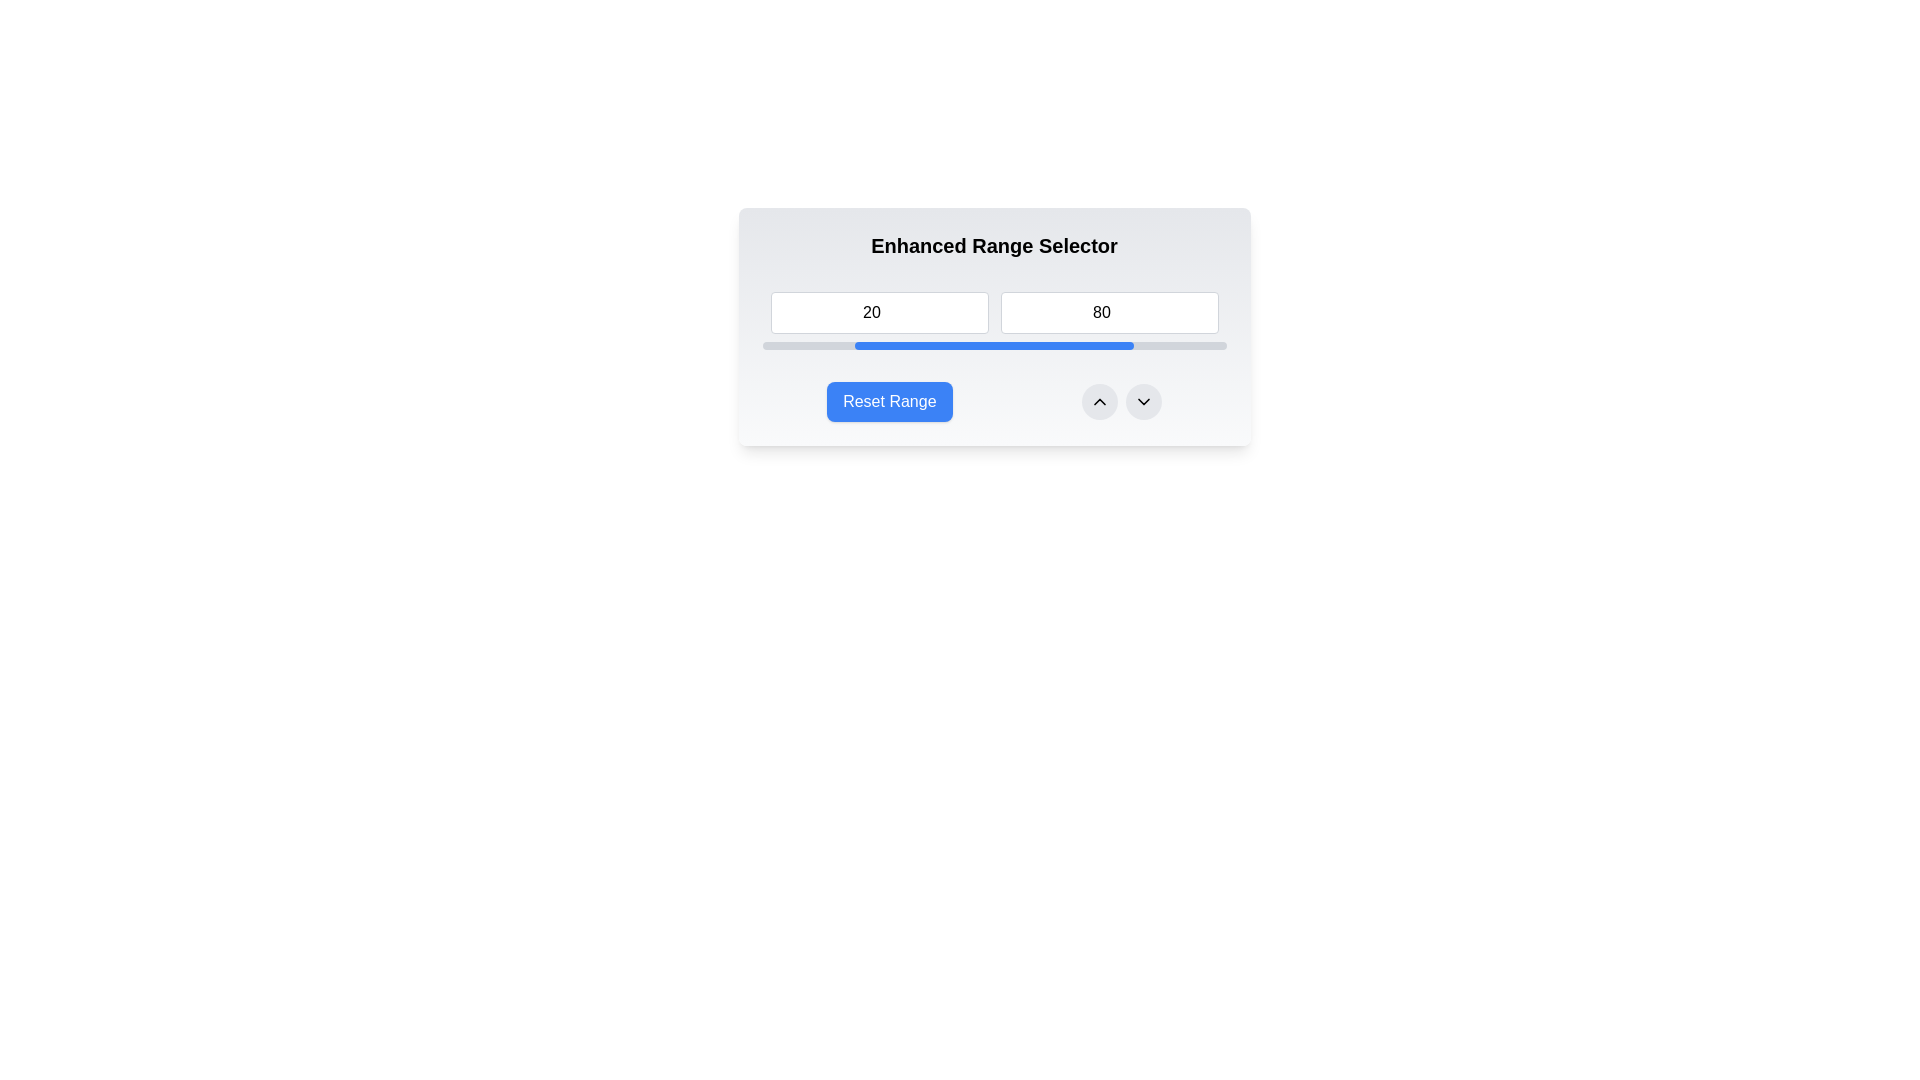 The image size is (1920, 1080). What do you see at coordinates (1098, 401) in the screenshot?
I see `the circular button with a light gray background and an upwards-pointing chevron icon, located in the lower-right part of the layout` at bounding box center [1098, 401].